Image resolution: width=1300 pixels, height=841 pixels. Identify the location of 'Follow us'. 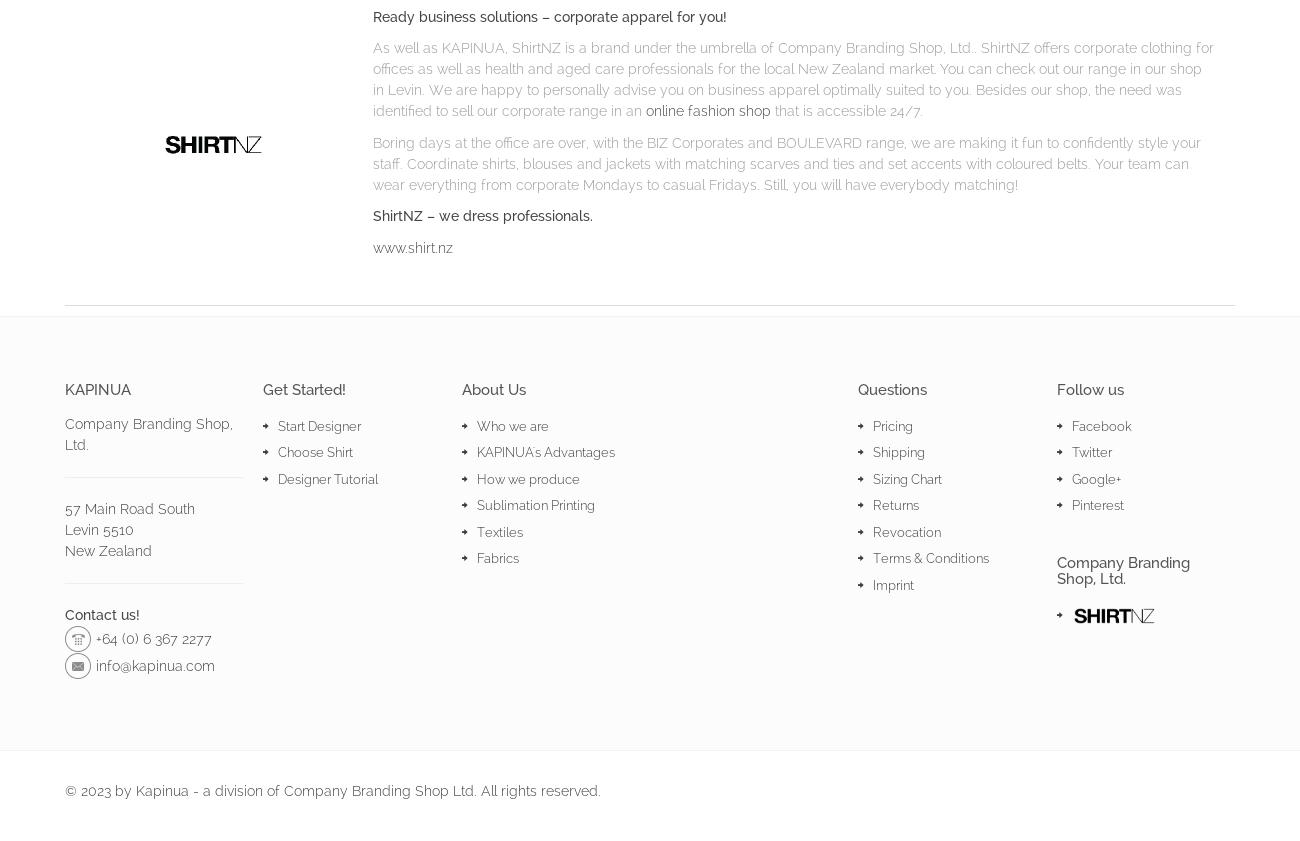
(1088, 388).